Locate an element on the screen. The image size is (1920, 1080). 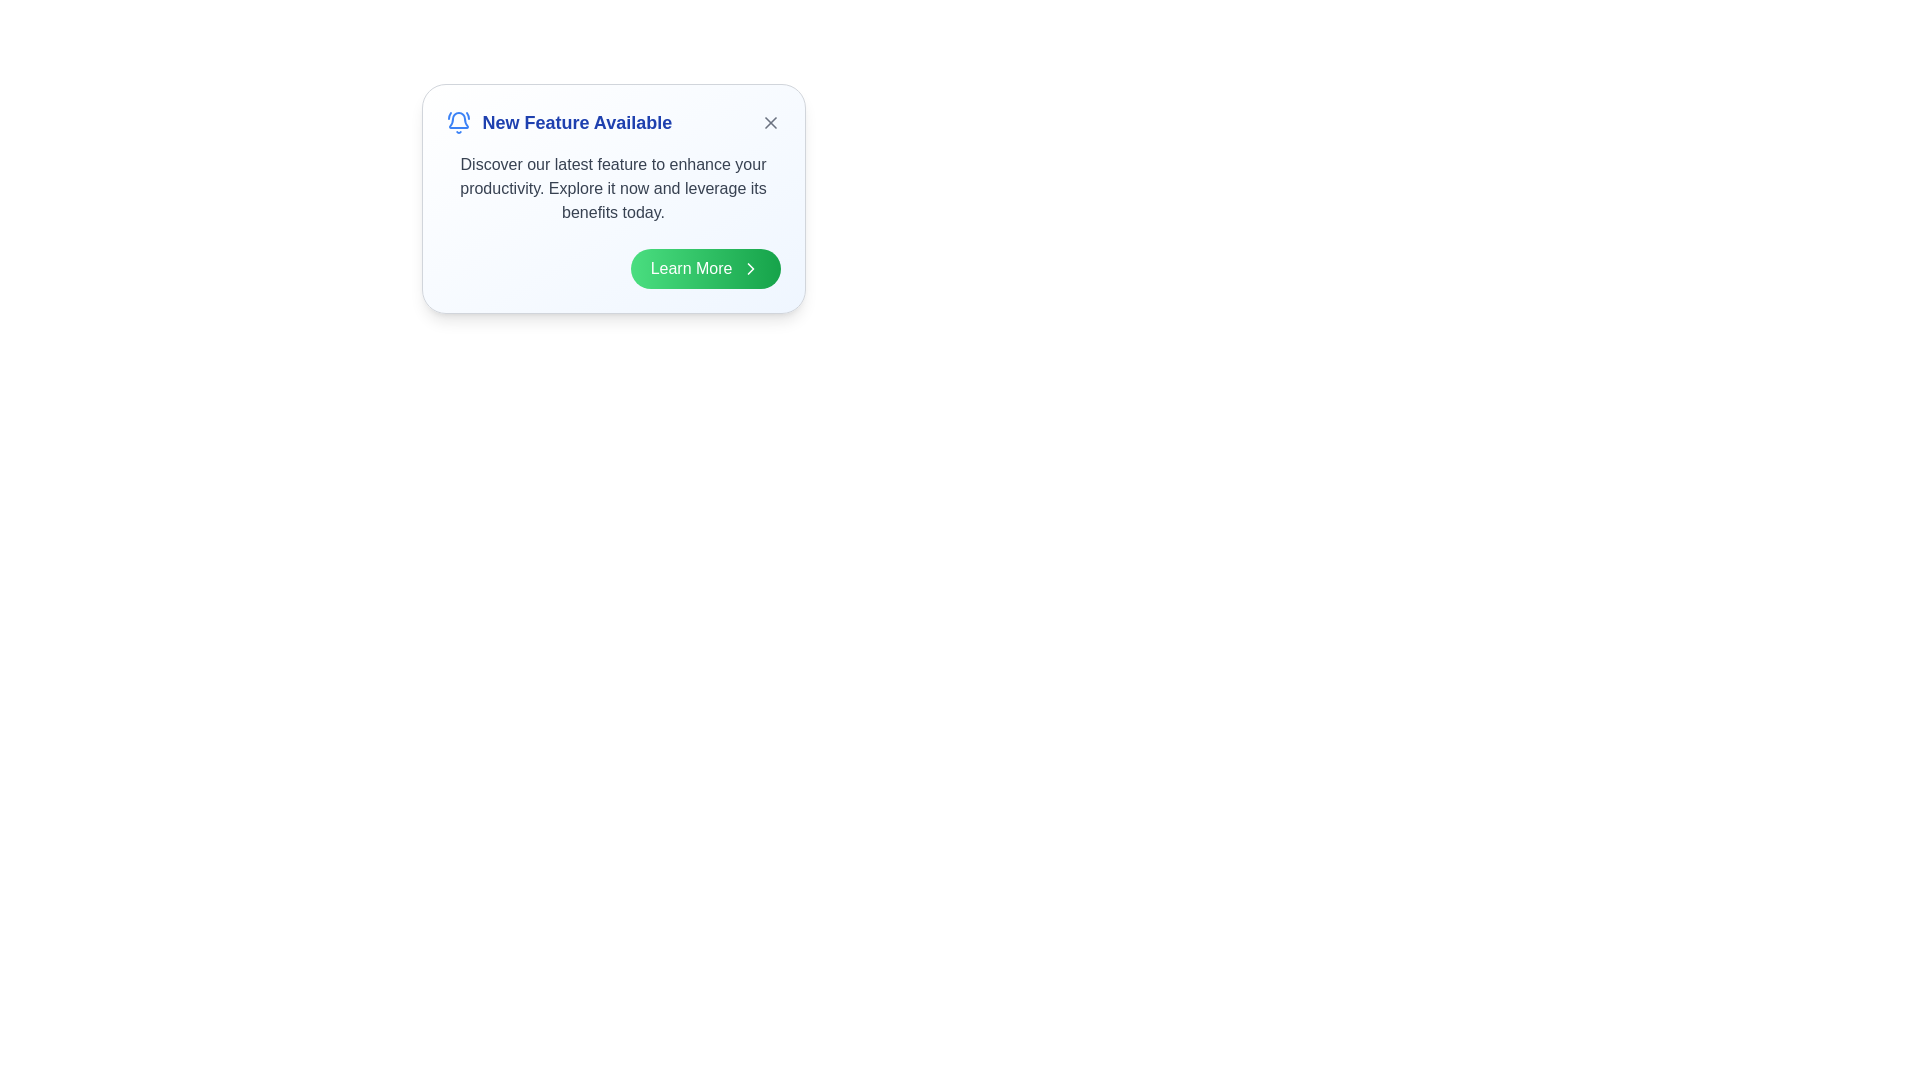
the 'Dismiss Alert' button to dismiss the notification is located at coordinates (769, 123).